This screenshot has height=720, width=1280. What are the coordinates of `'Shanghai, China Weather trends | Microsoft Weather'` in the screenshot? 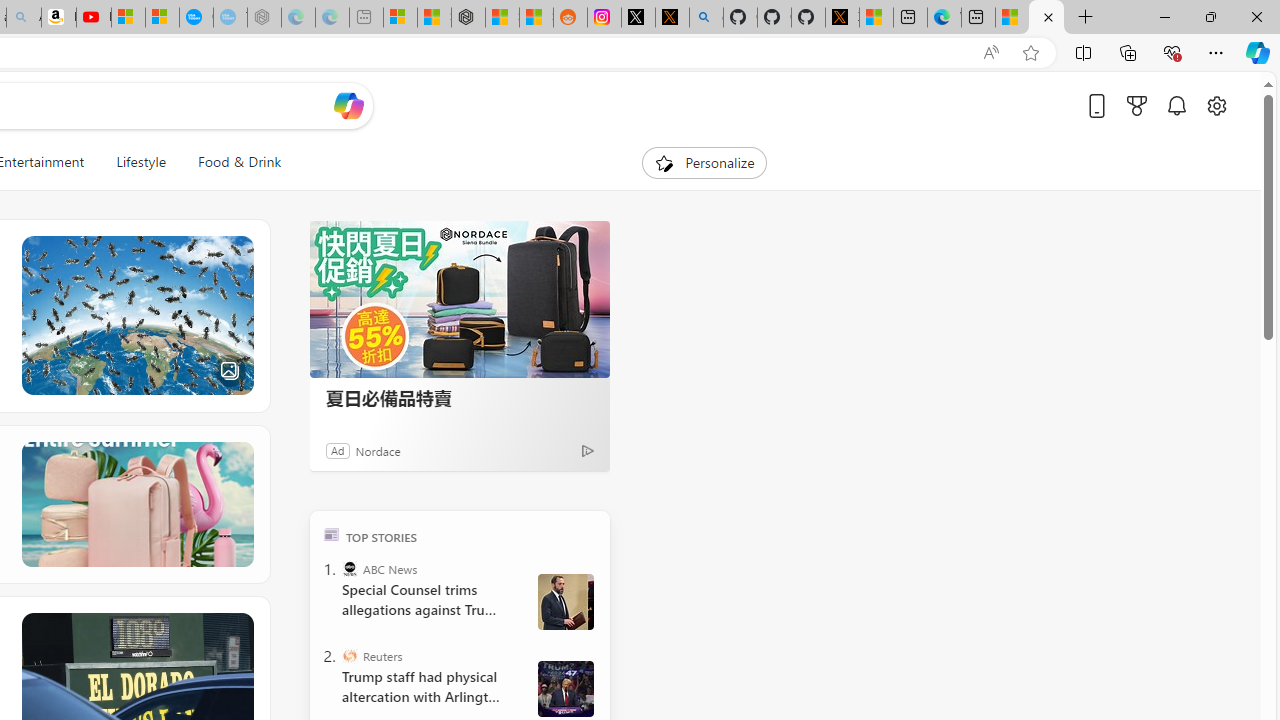 It's located at (536, 17).